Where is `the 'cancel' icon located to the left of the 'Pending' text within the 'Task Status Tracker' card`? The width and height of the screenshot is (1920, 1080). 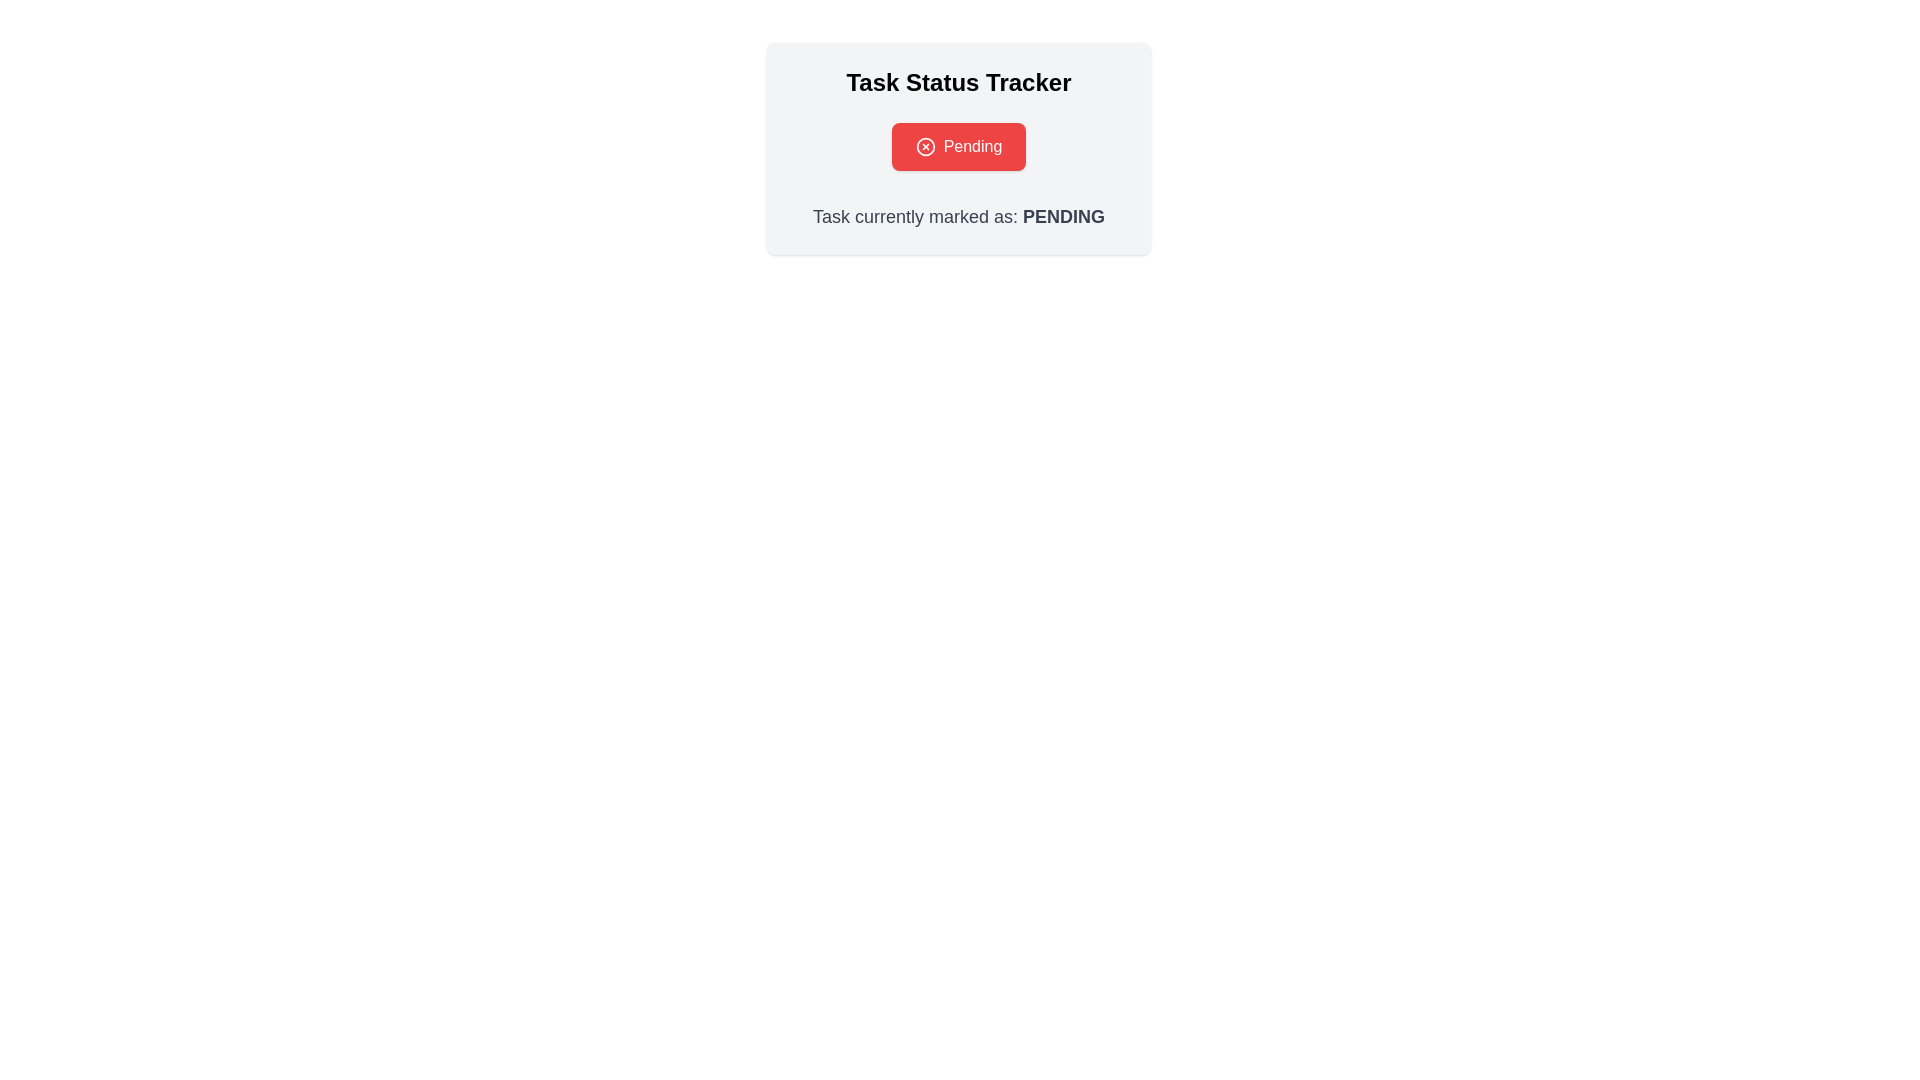 the 'cancel' icon located to the left of the 'Pending' text within the 'Task Status Tracker' card is located at coordinates (924, 145).